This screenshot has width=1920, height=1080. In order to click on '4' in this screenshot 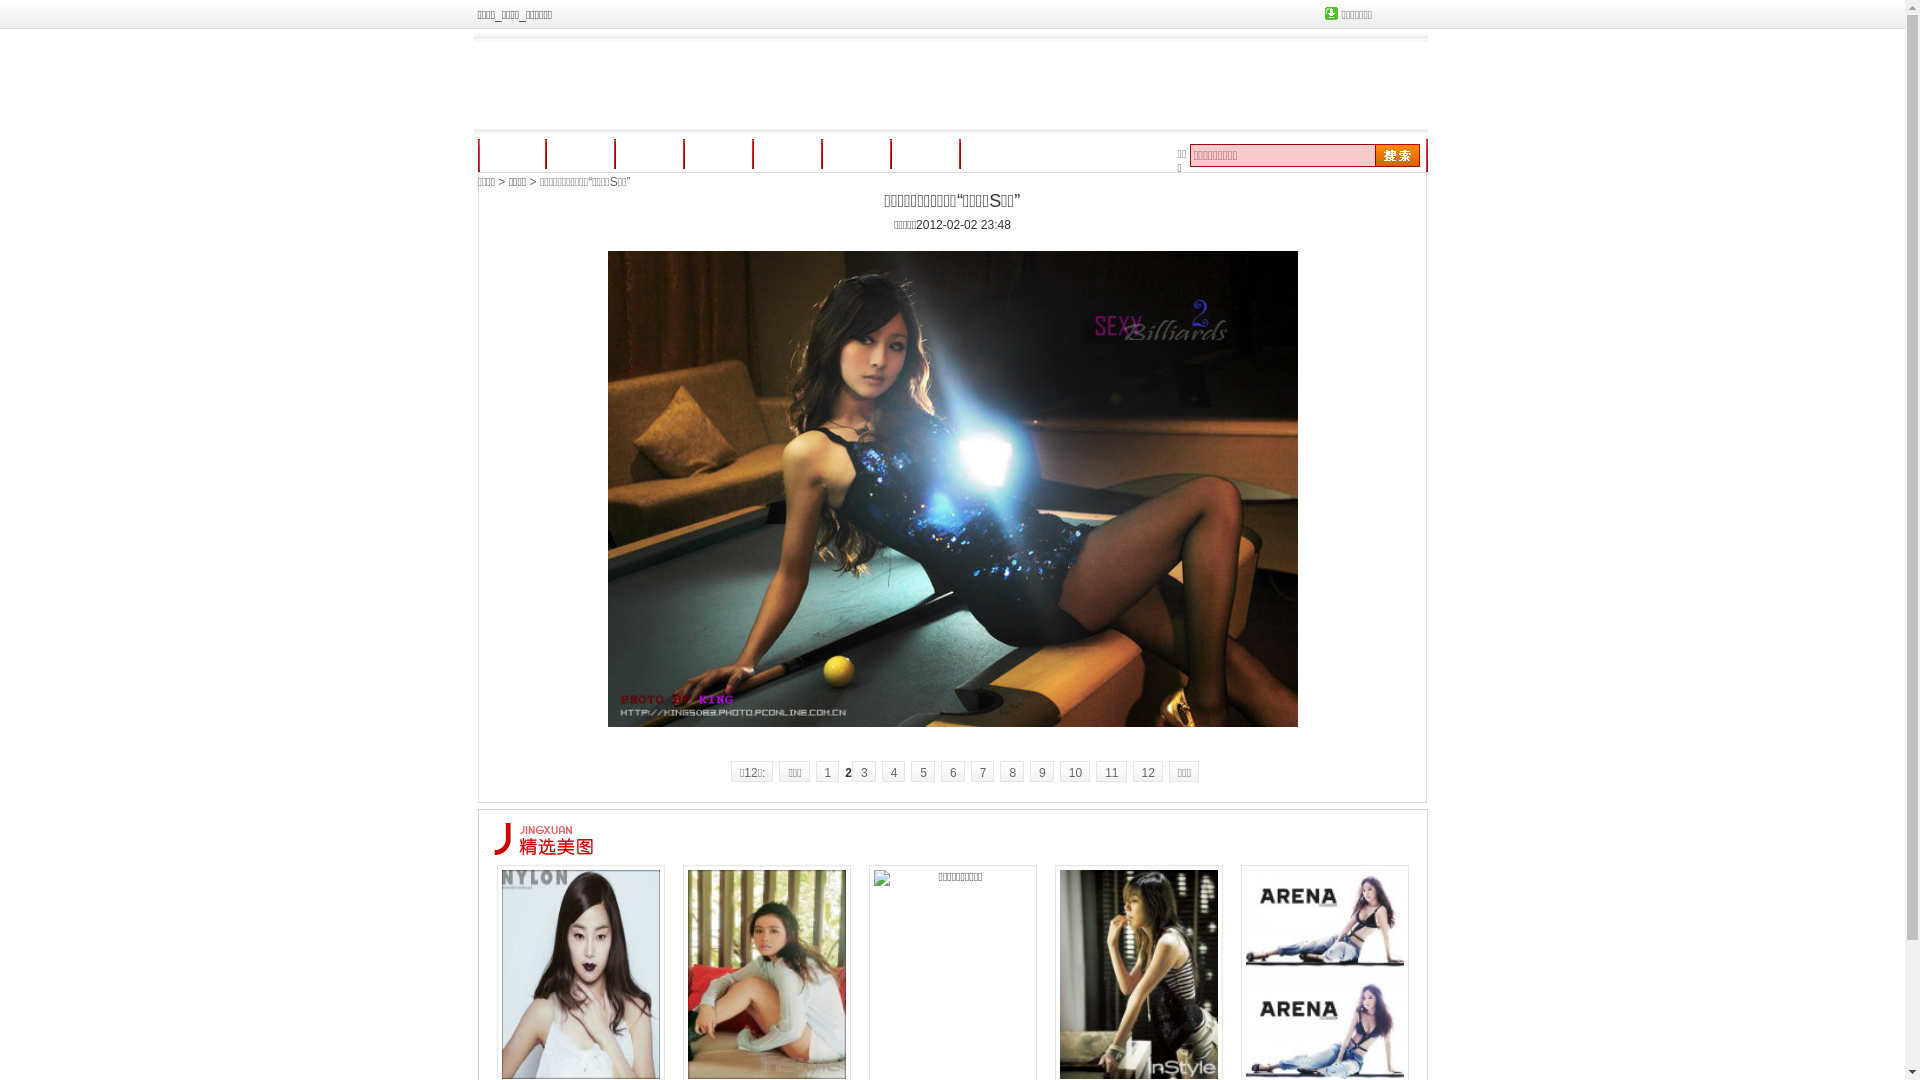, I will do `click(892, 770)`.